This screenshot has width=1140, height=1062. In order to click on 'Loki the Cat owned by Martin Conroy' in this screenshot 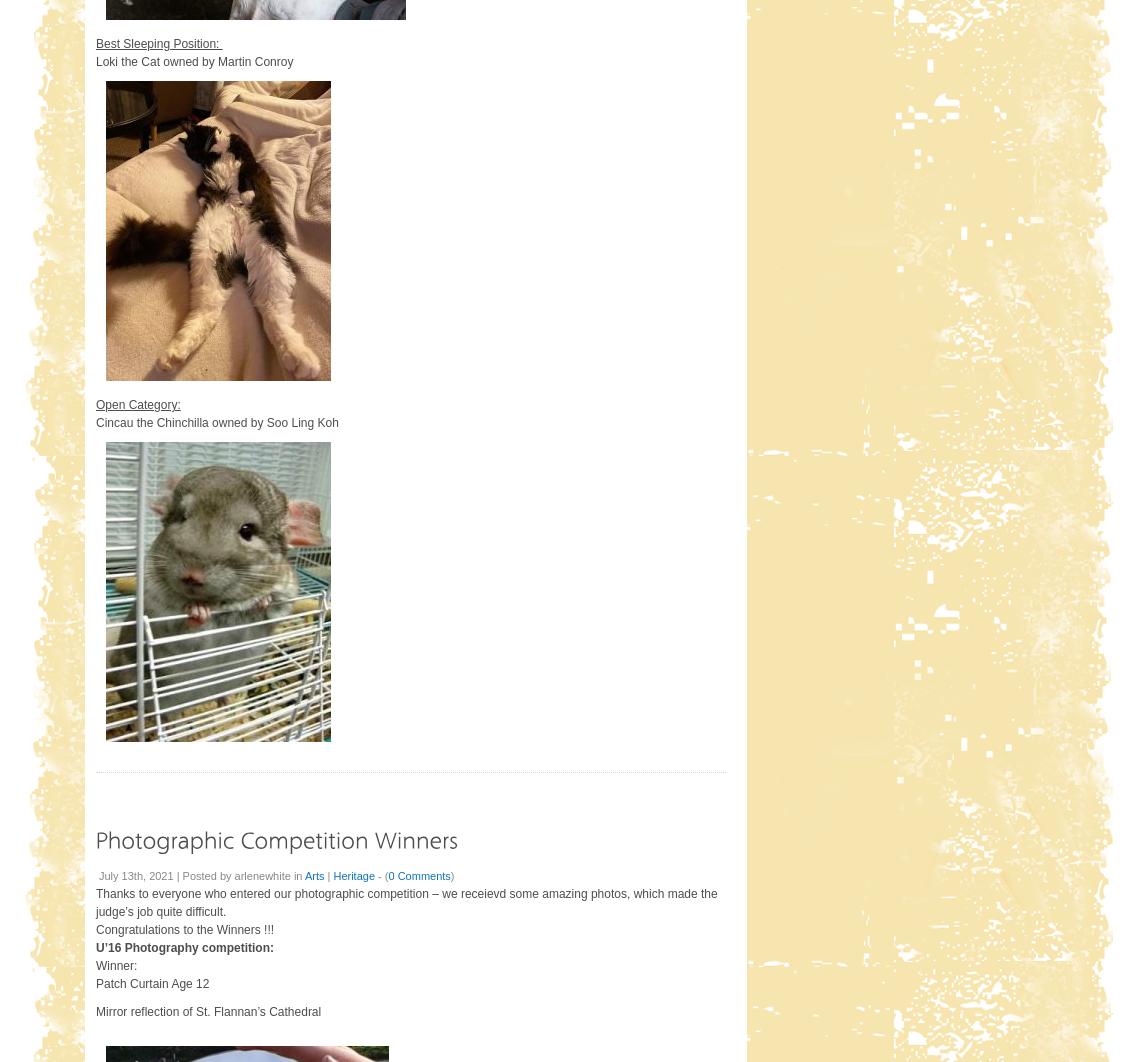, I will do `click(194, 60)`.